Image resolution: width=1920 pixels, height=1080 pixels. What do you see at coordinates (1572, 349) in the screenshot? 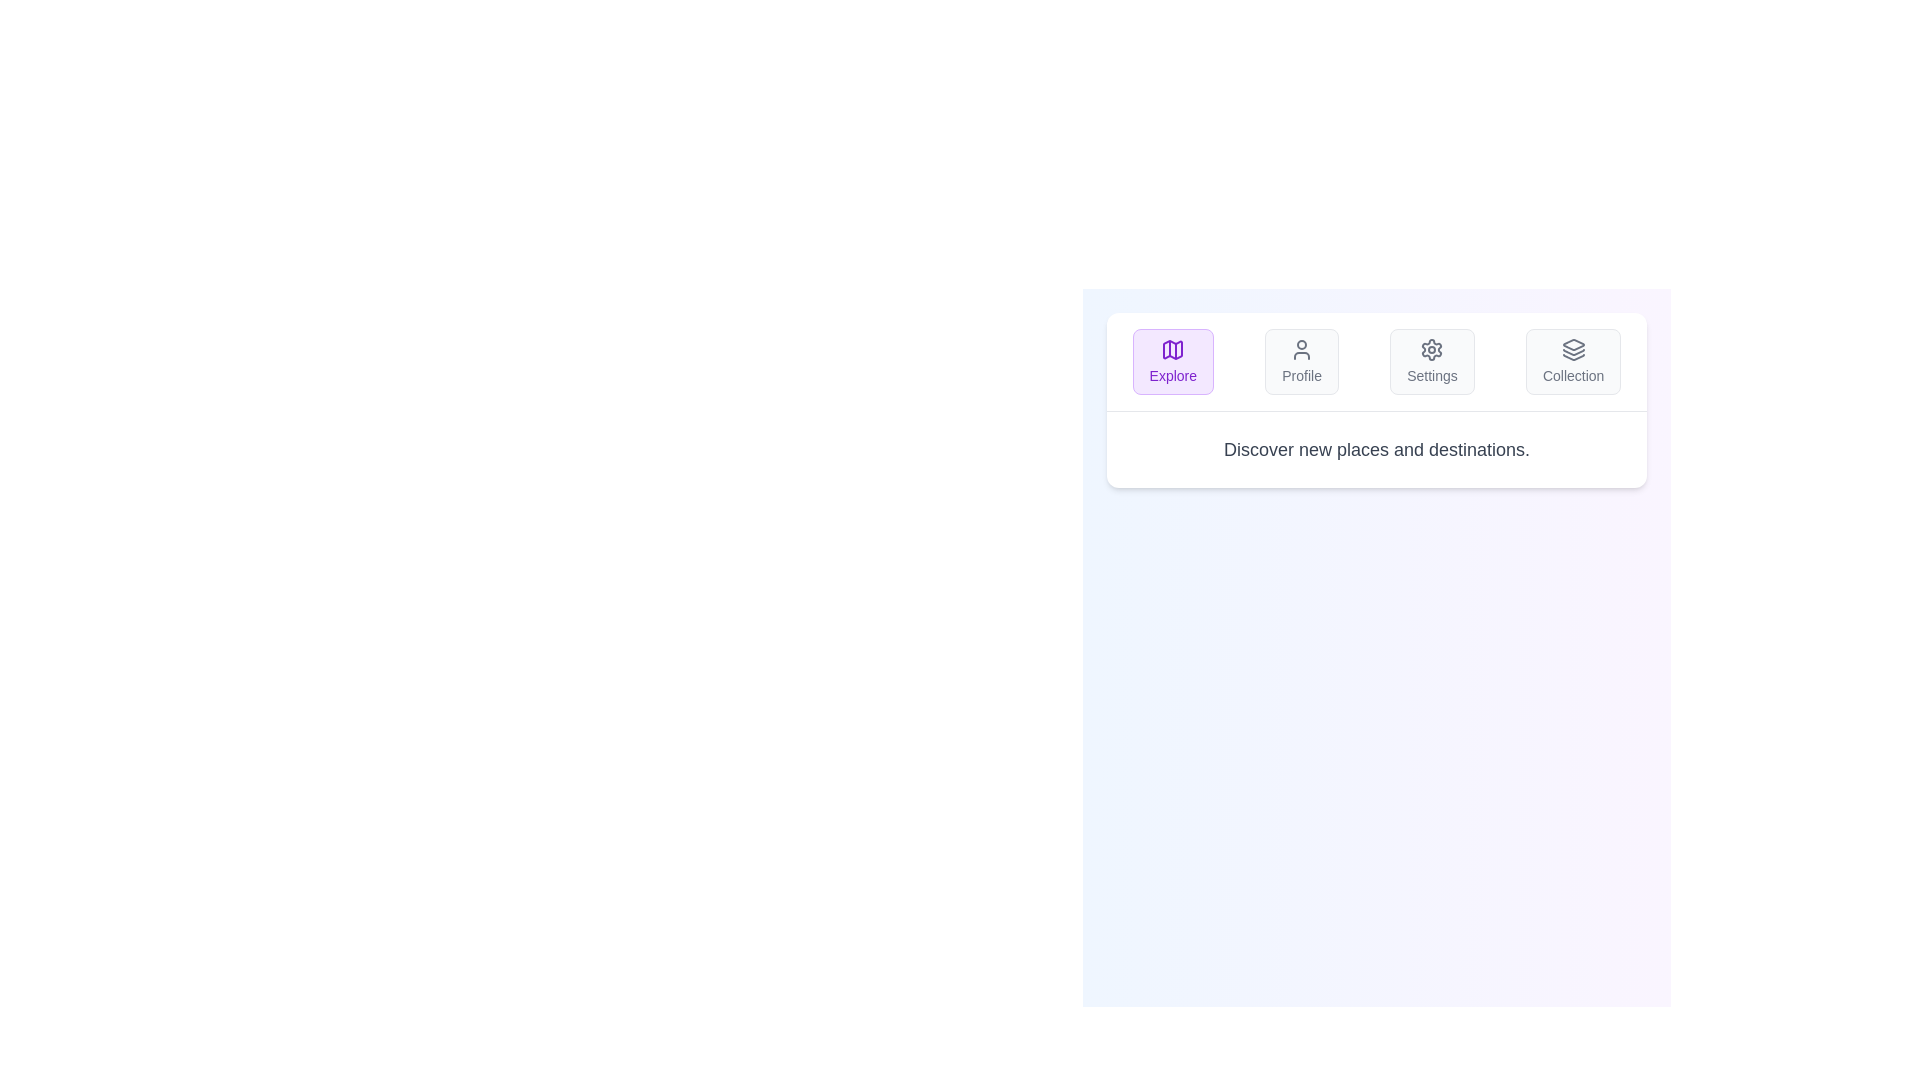
I see `the Vector graphic icon within the 'Collection' button, which is styled with a minimalist line art design and rendered in dark gray` at bounding box center [1572, 349].